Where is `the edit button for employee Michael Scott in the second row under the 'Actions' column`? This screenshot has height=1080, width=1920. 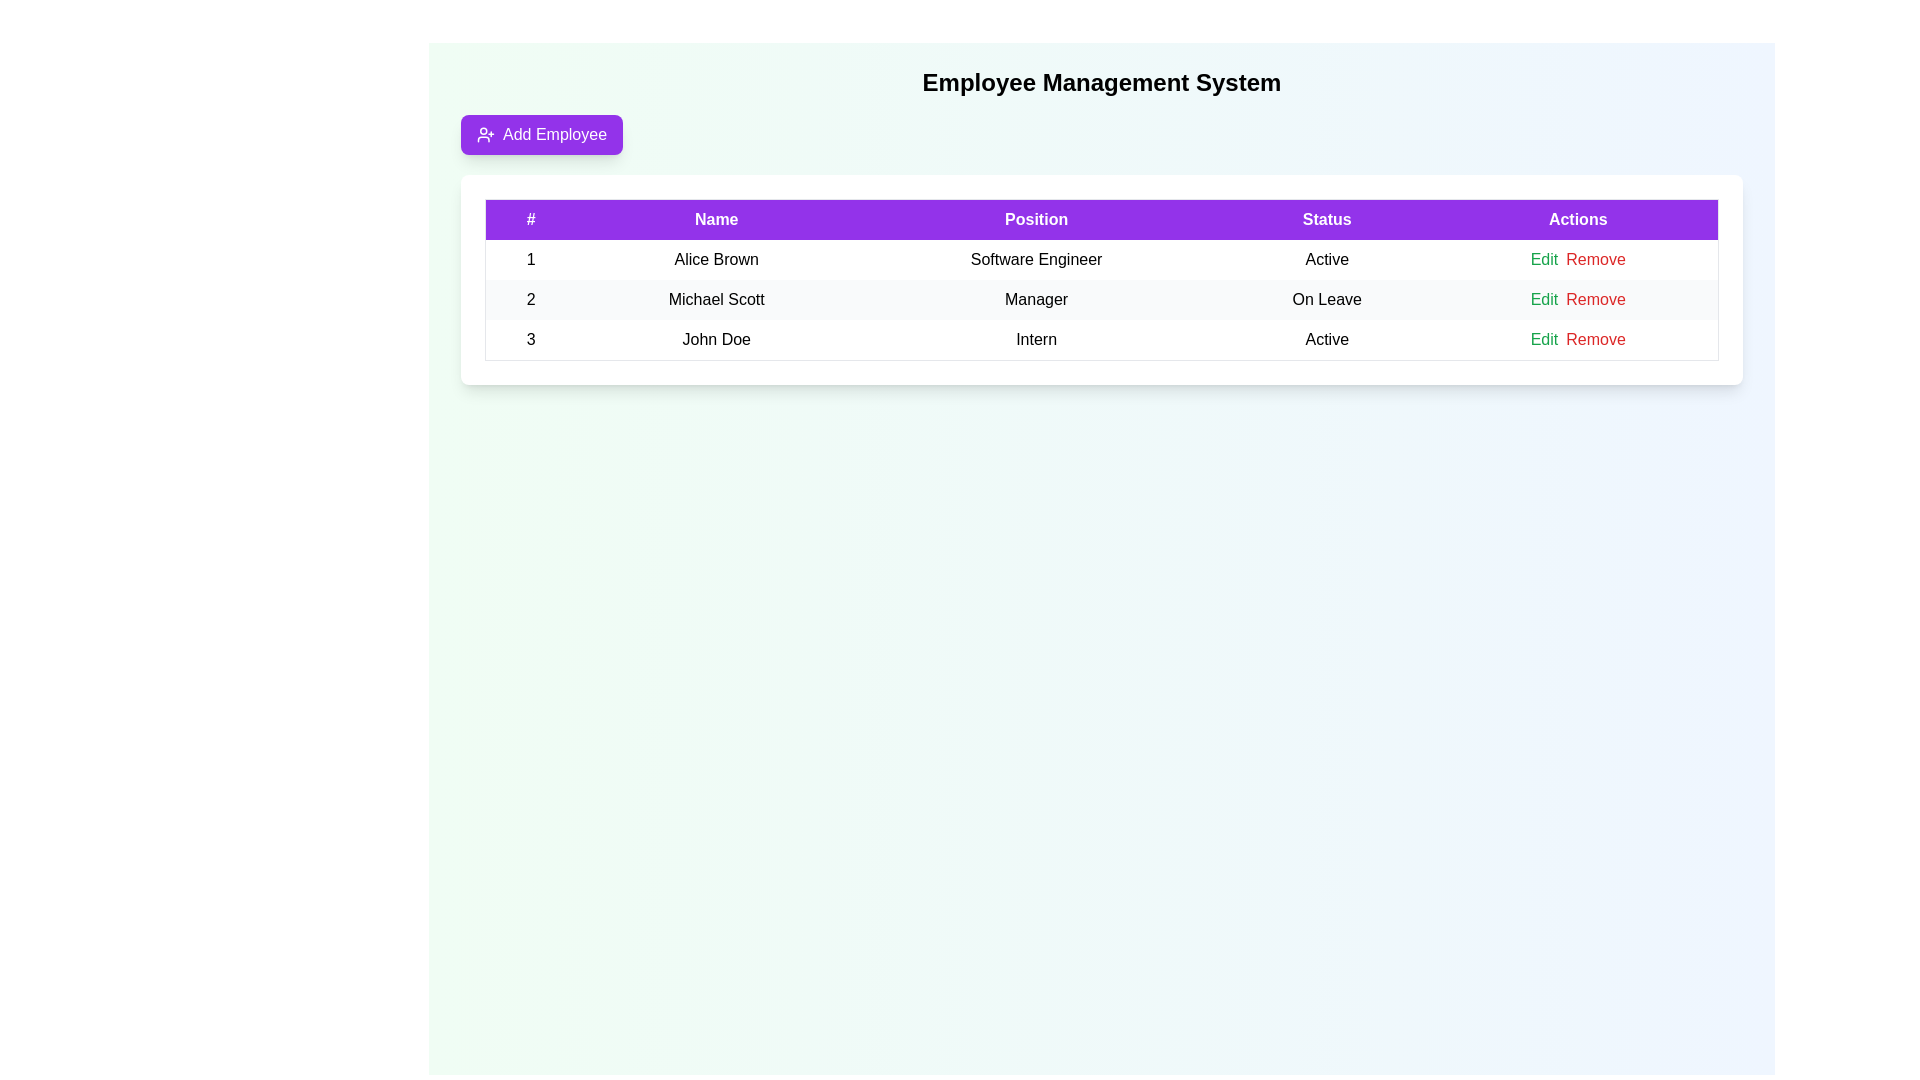 the edit button for employee Michael Scott in the second row under the 'Actions' column is located at coordinates (1543, 300).